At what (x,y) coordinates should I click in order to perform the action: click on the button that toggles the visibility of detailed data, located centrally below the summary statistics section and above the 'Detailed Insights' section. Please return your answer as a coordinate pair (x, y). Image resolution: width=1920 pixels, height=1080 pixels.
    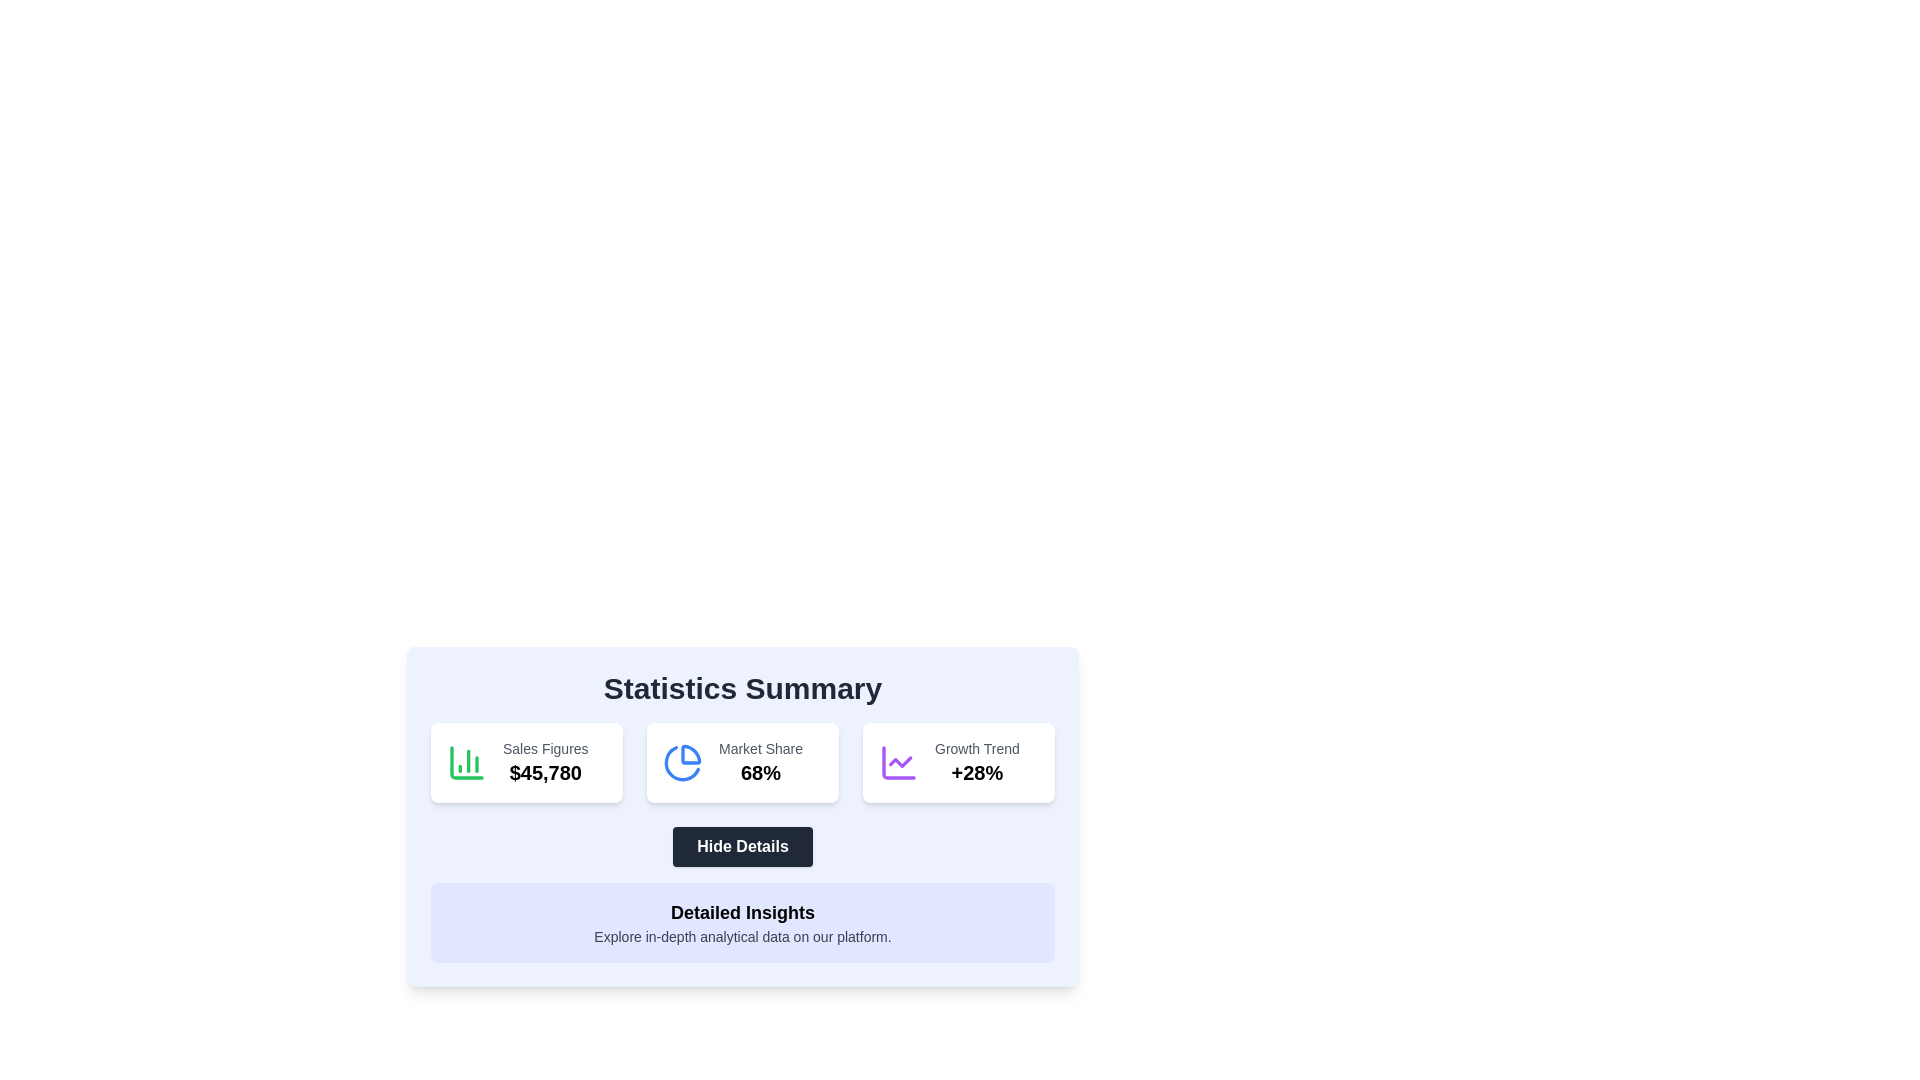
    Looking at the image, I should click on (742, 847).